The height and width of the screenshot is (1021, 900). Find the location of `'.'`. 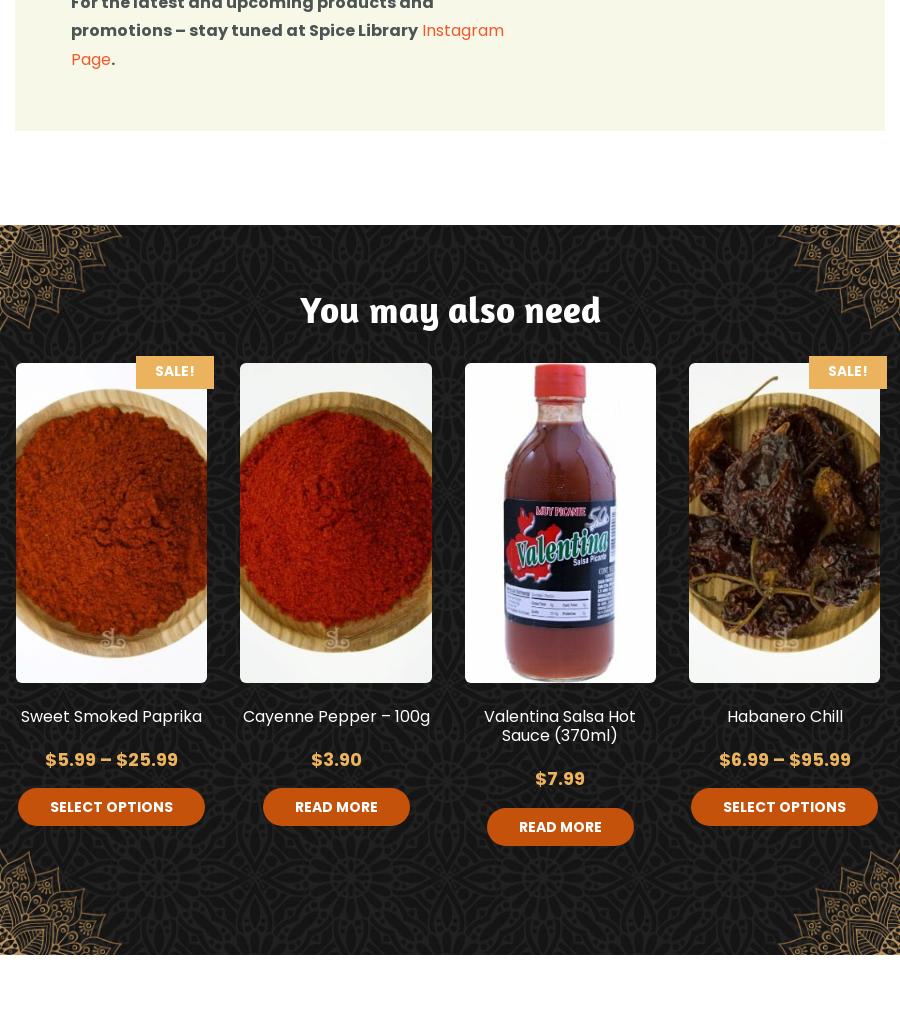

'.' is located at coordinates (113, 59).